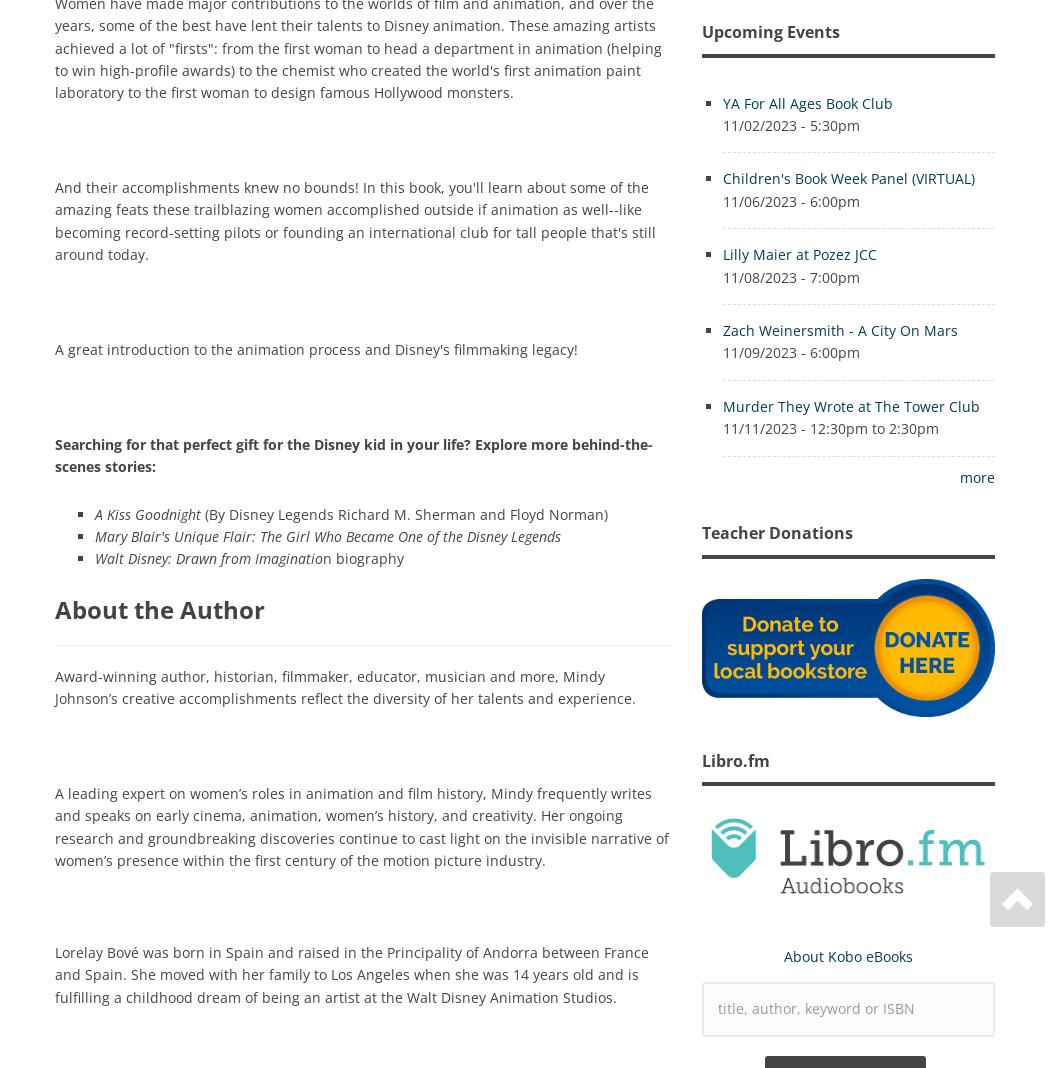 The height and width of the screenshot is (1068, 1050). What do you see at coordinates (798, 254) in the screenshot?
I see `'Lilly Maier at Pozez JCC'` at bounding box center [798, 254].